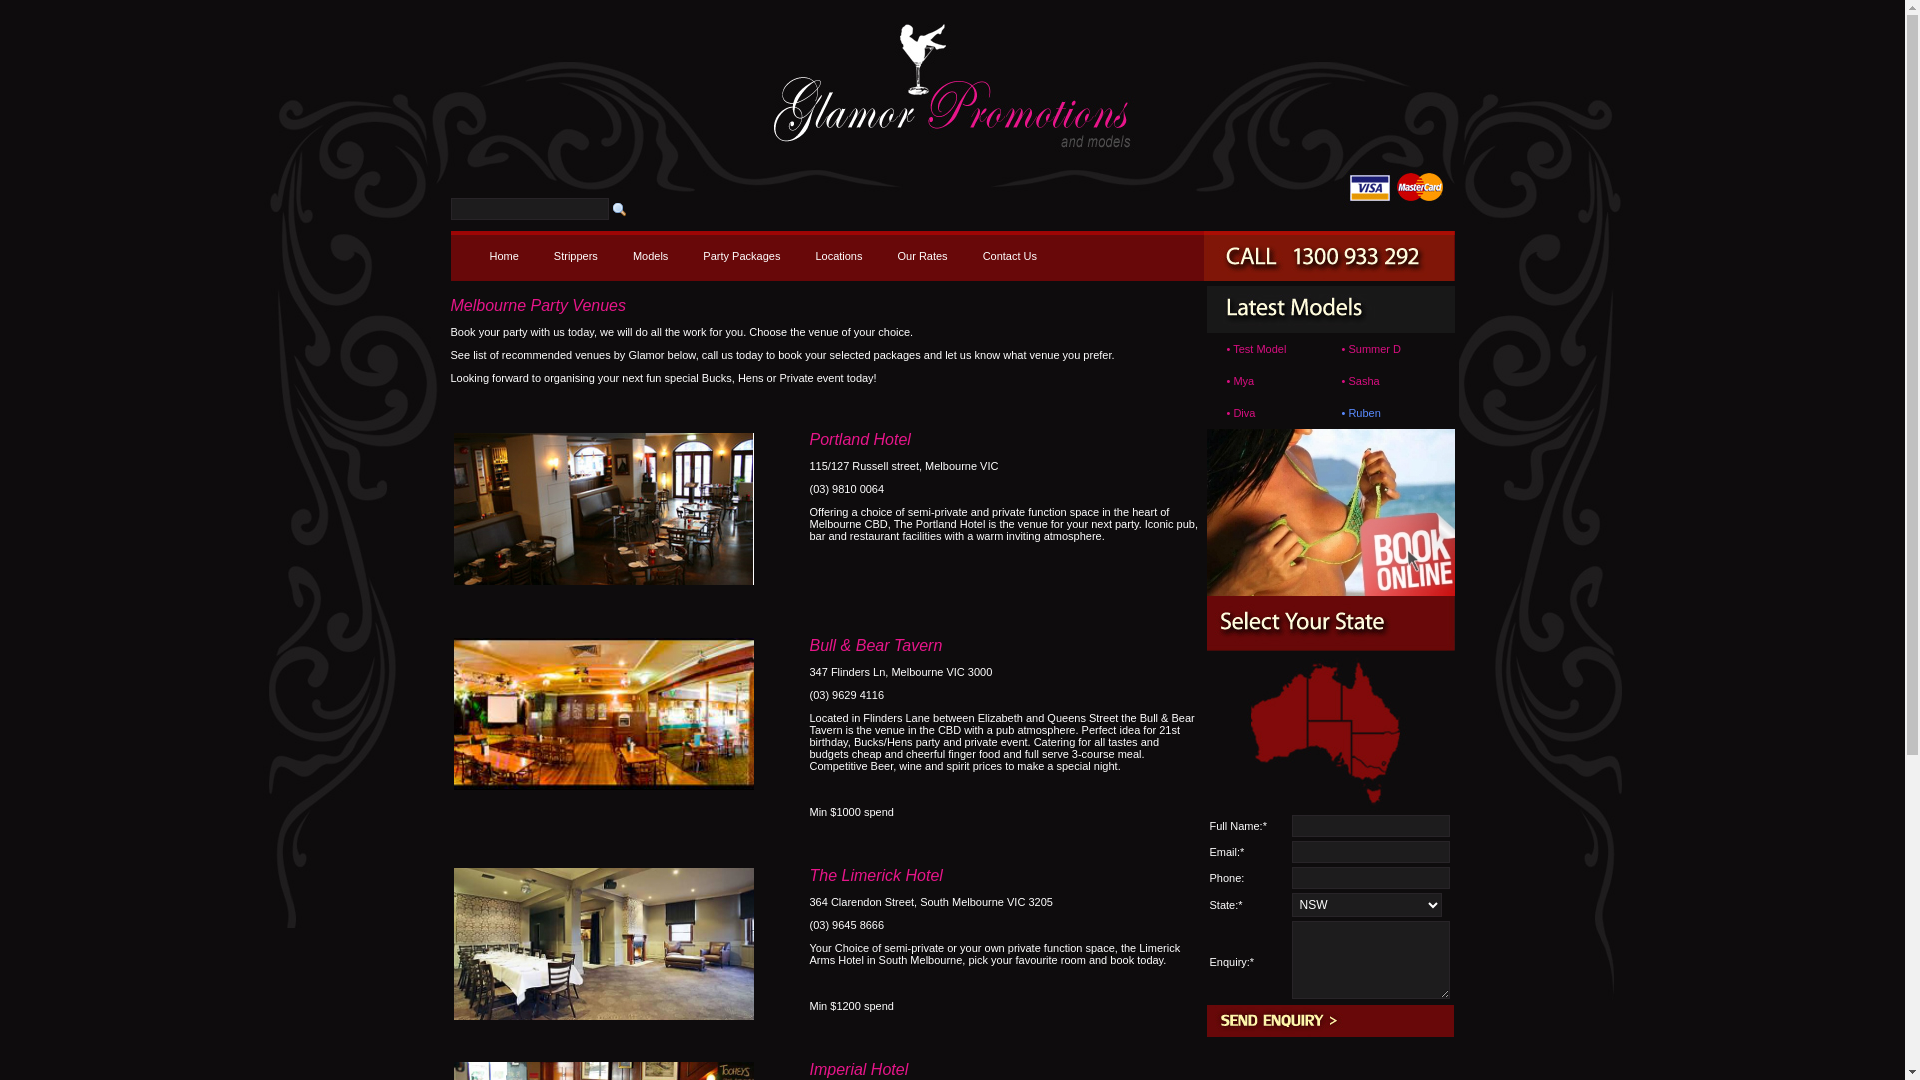  What do you see at coordinates (1232, 411) in the screenshot?
I see `'Diva'` at bounding box center [1232, 411].